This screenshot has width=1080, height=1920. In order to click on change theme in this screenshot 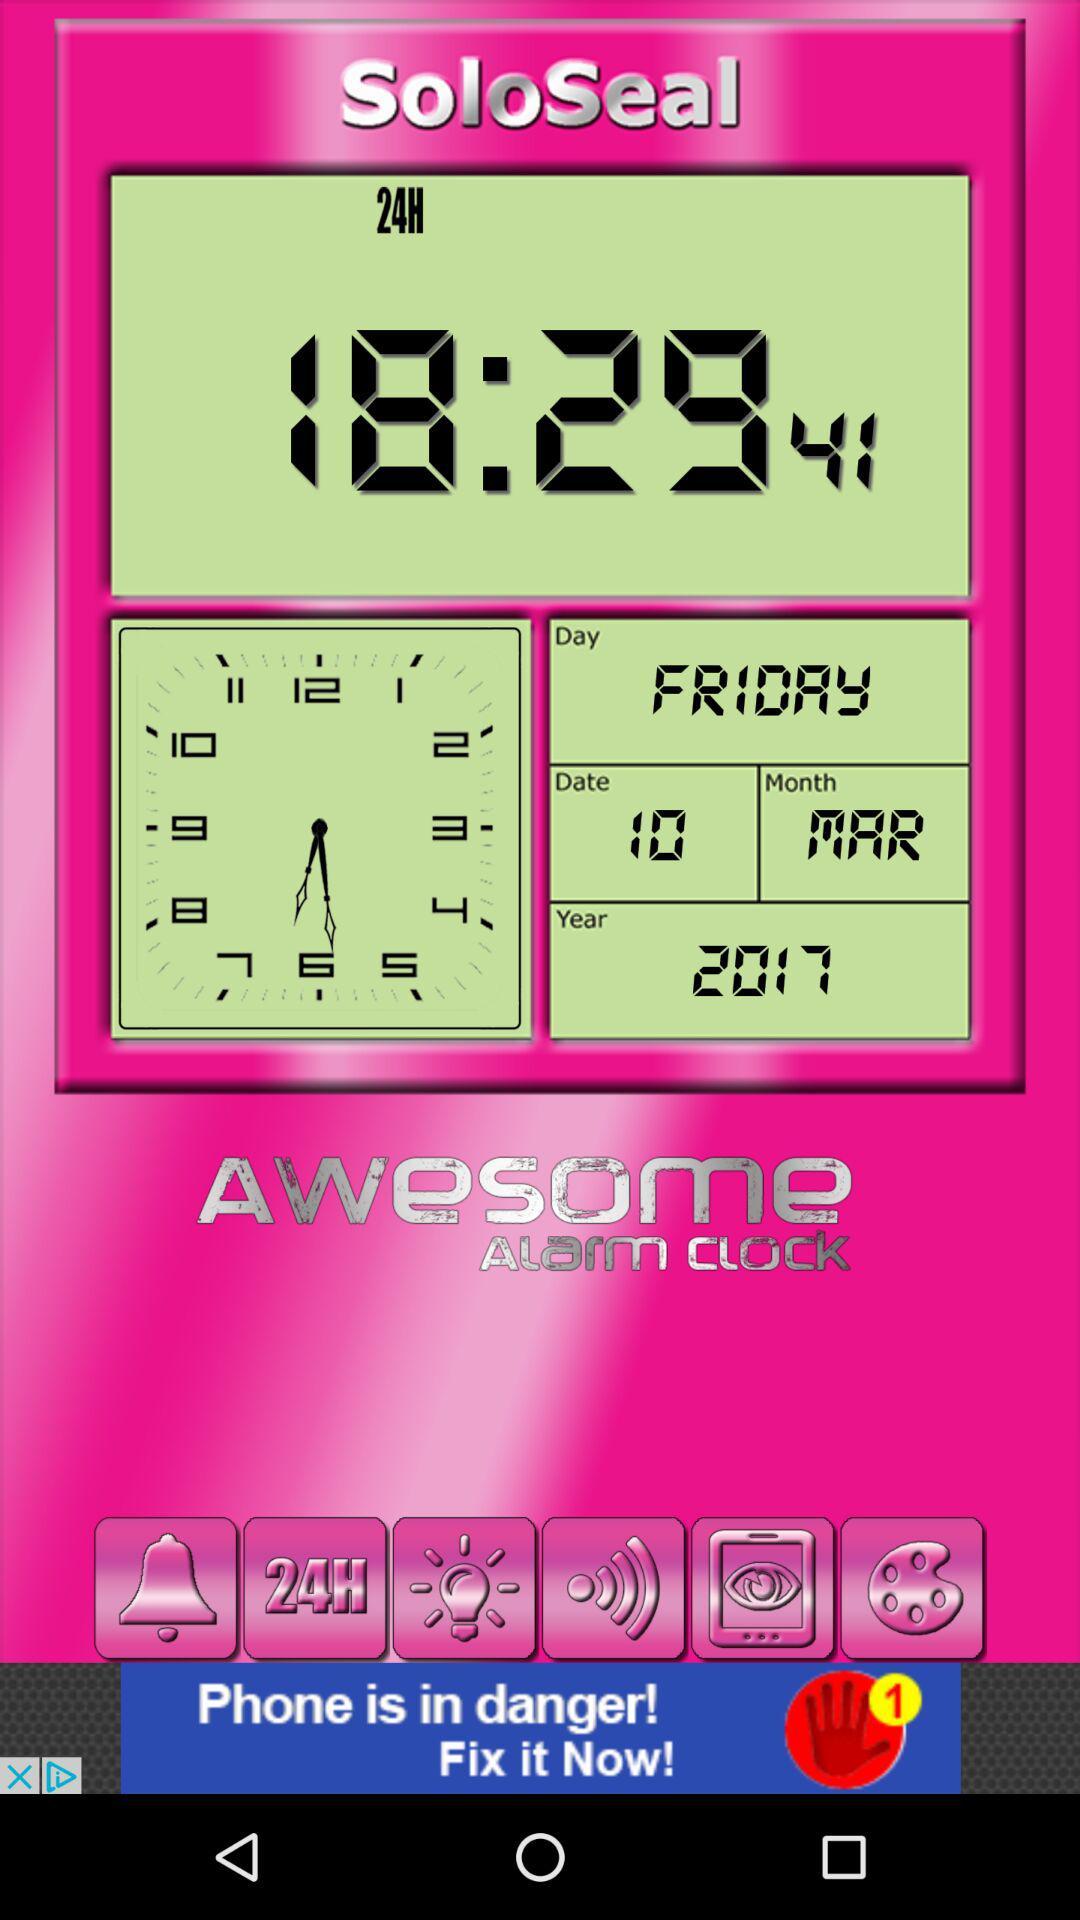, I will do `click(912, 1587)`.